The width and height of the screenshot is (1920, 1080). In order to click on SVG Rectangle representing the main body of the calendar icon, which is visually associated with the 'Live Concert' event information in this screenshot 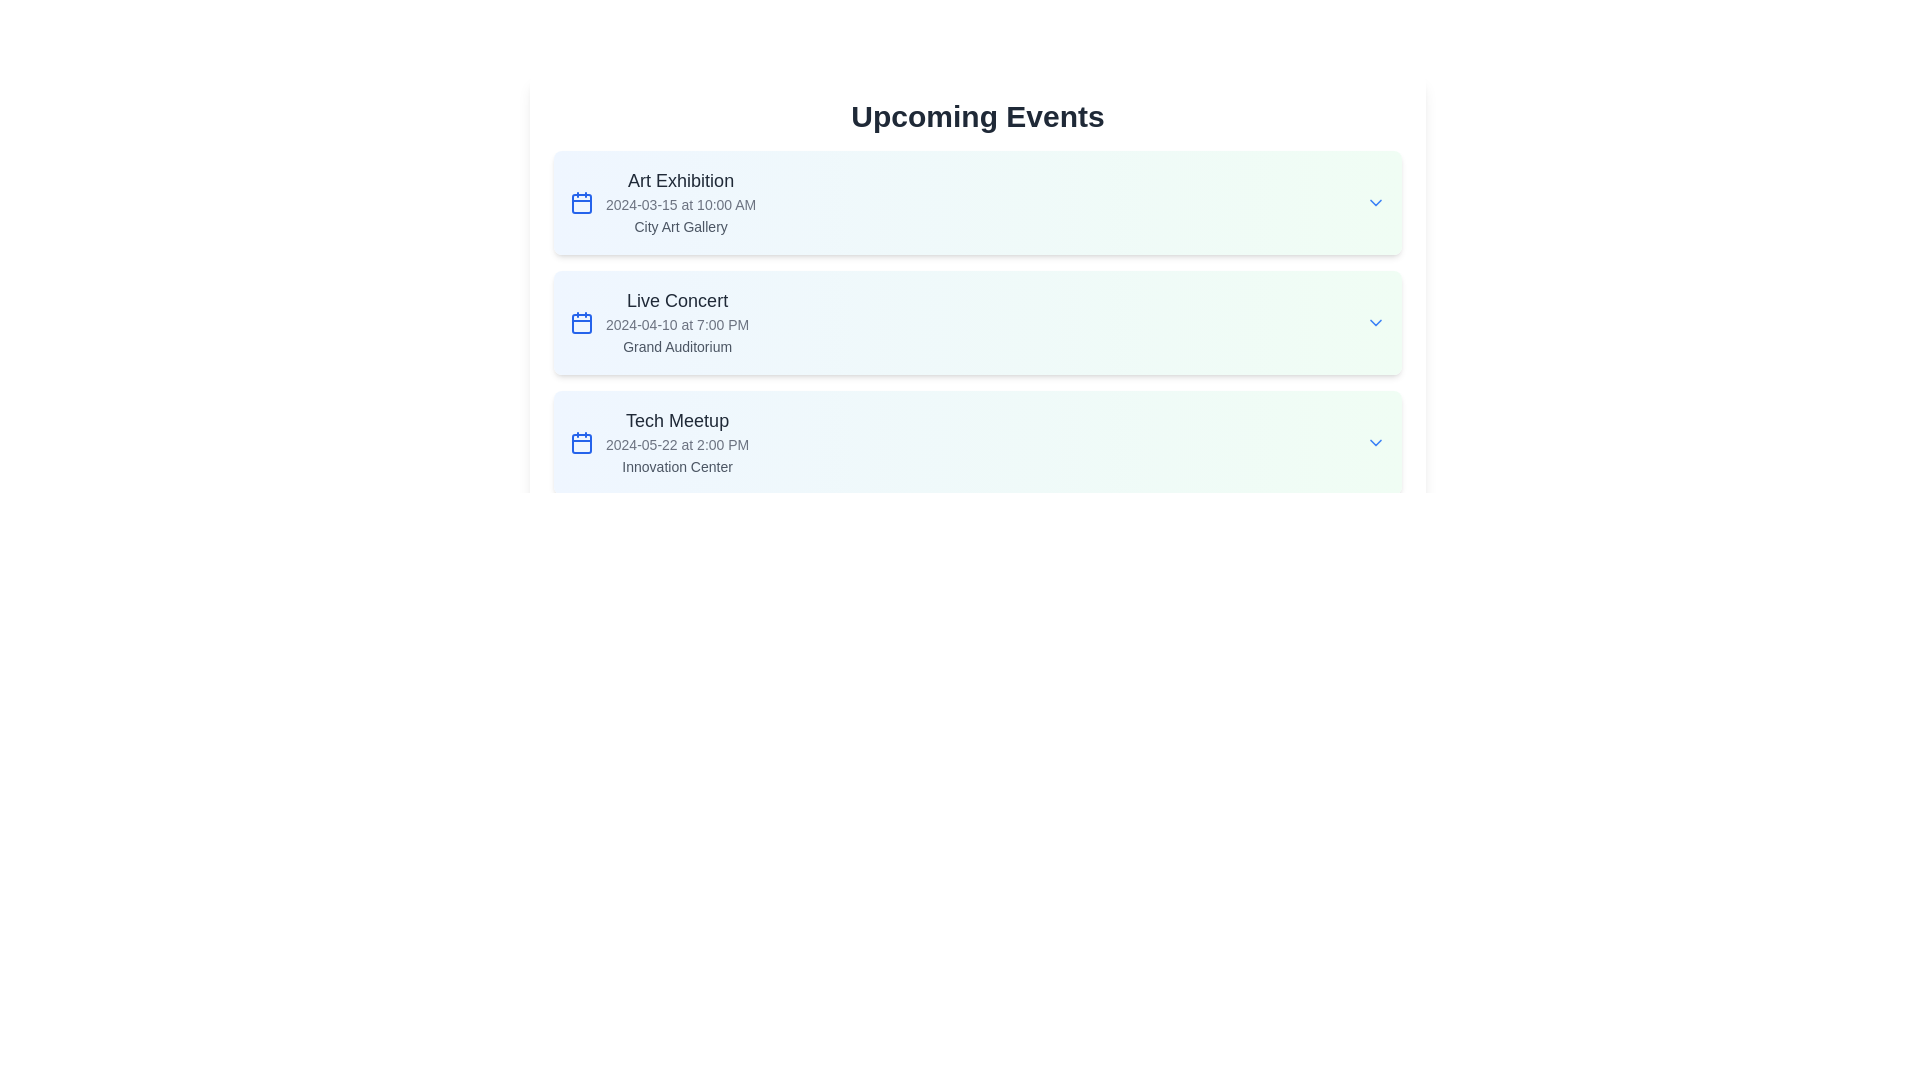, I will do `click(580, 323)`.